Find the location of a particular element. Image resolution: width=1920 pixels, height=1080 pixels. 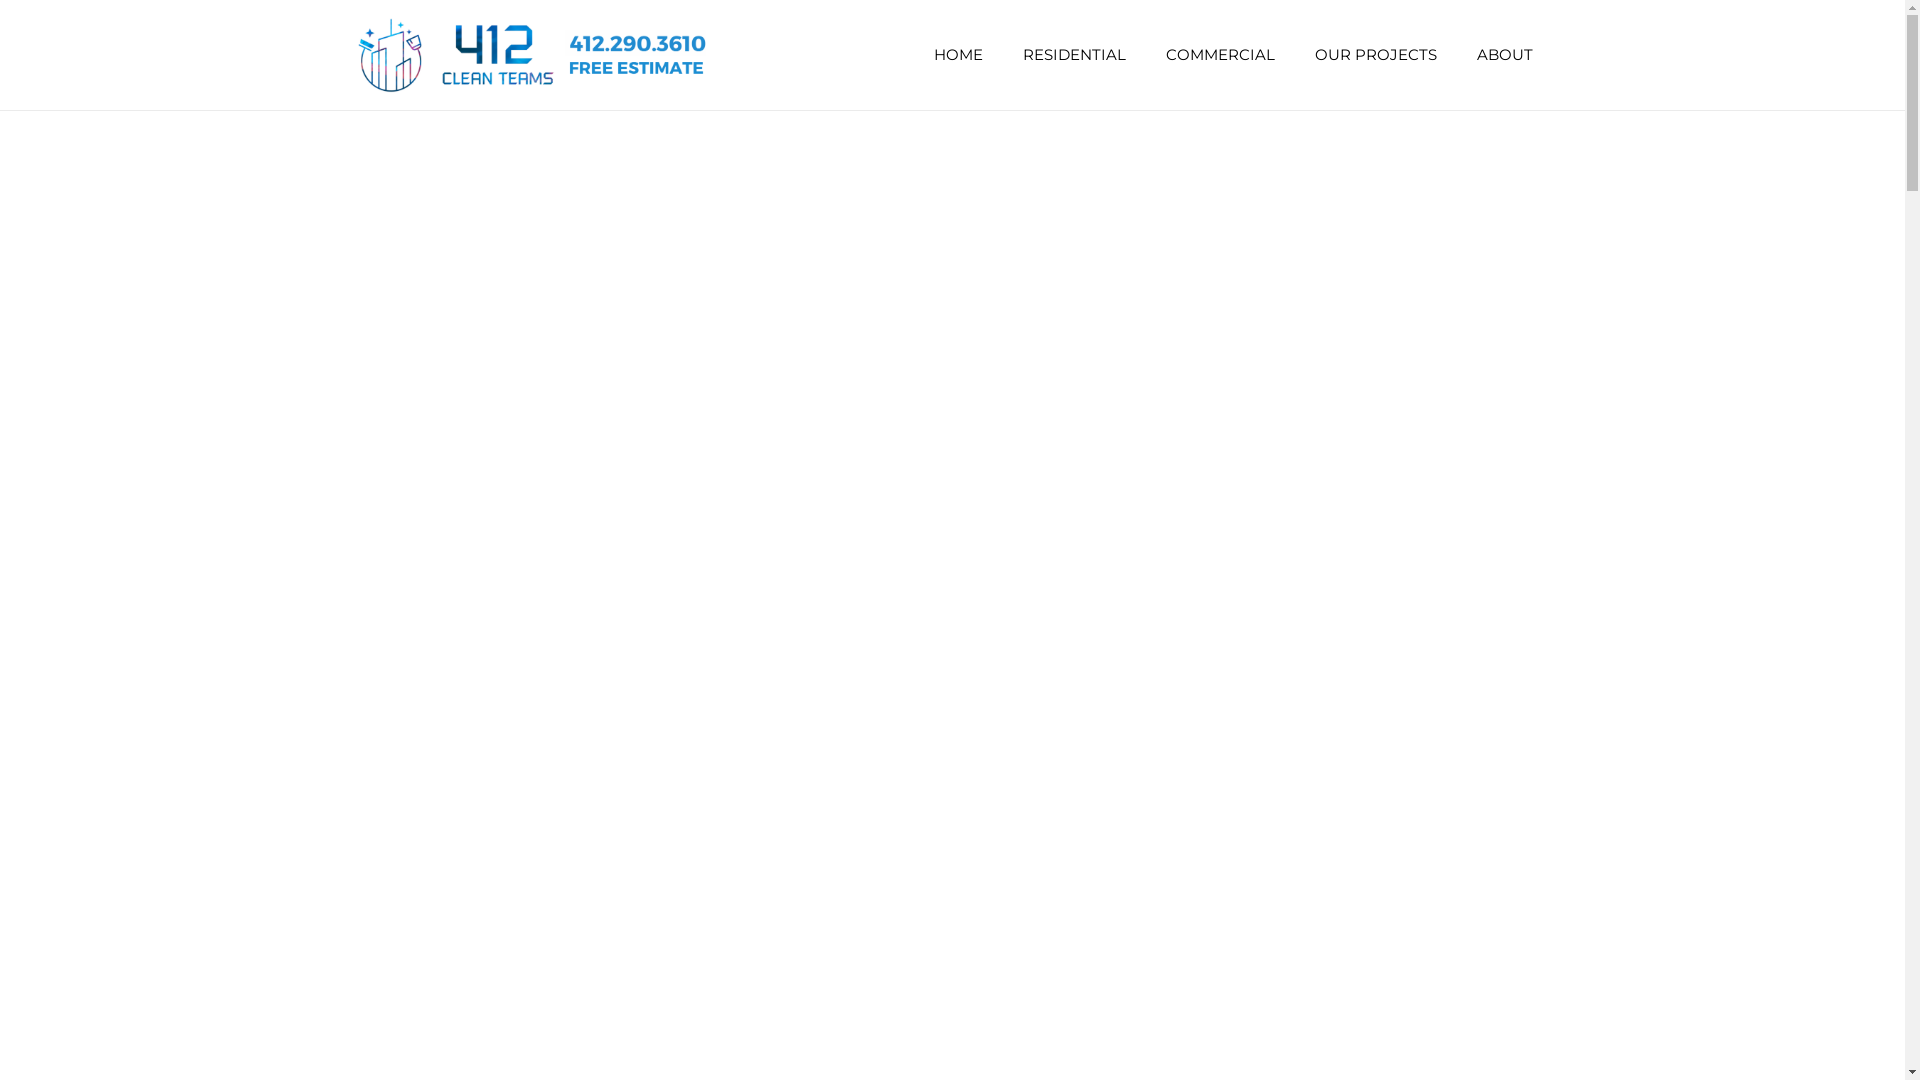

'RESIDENTIAL' is located at coordinates (1003, 53).